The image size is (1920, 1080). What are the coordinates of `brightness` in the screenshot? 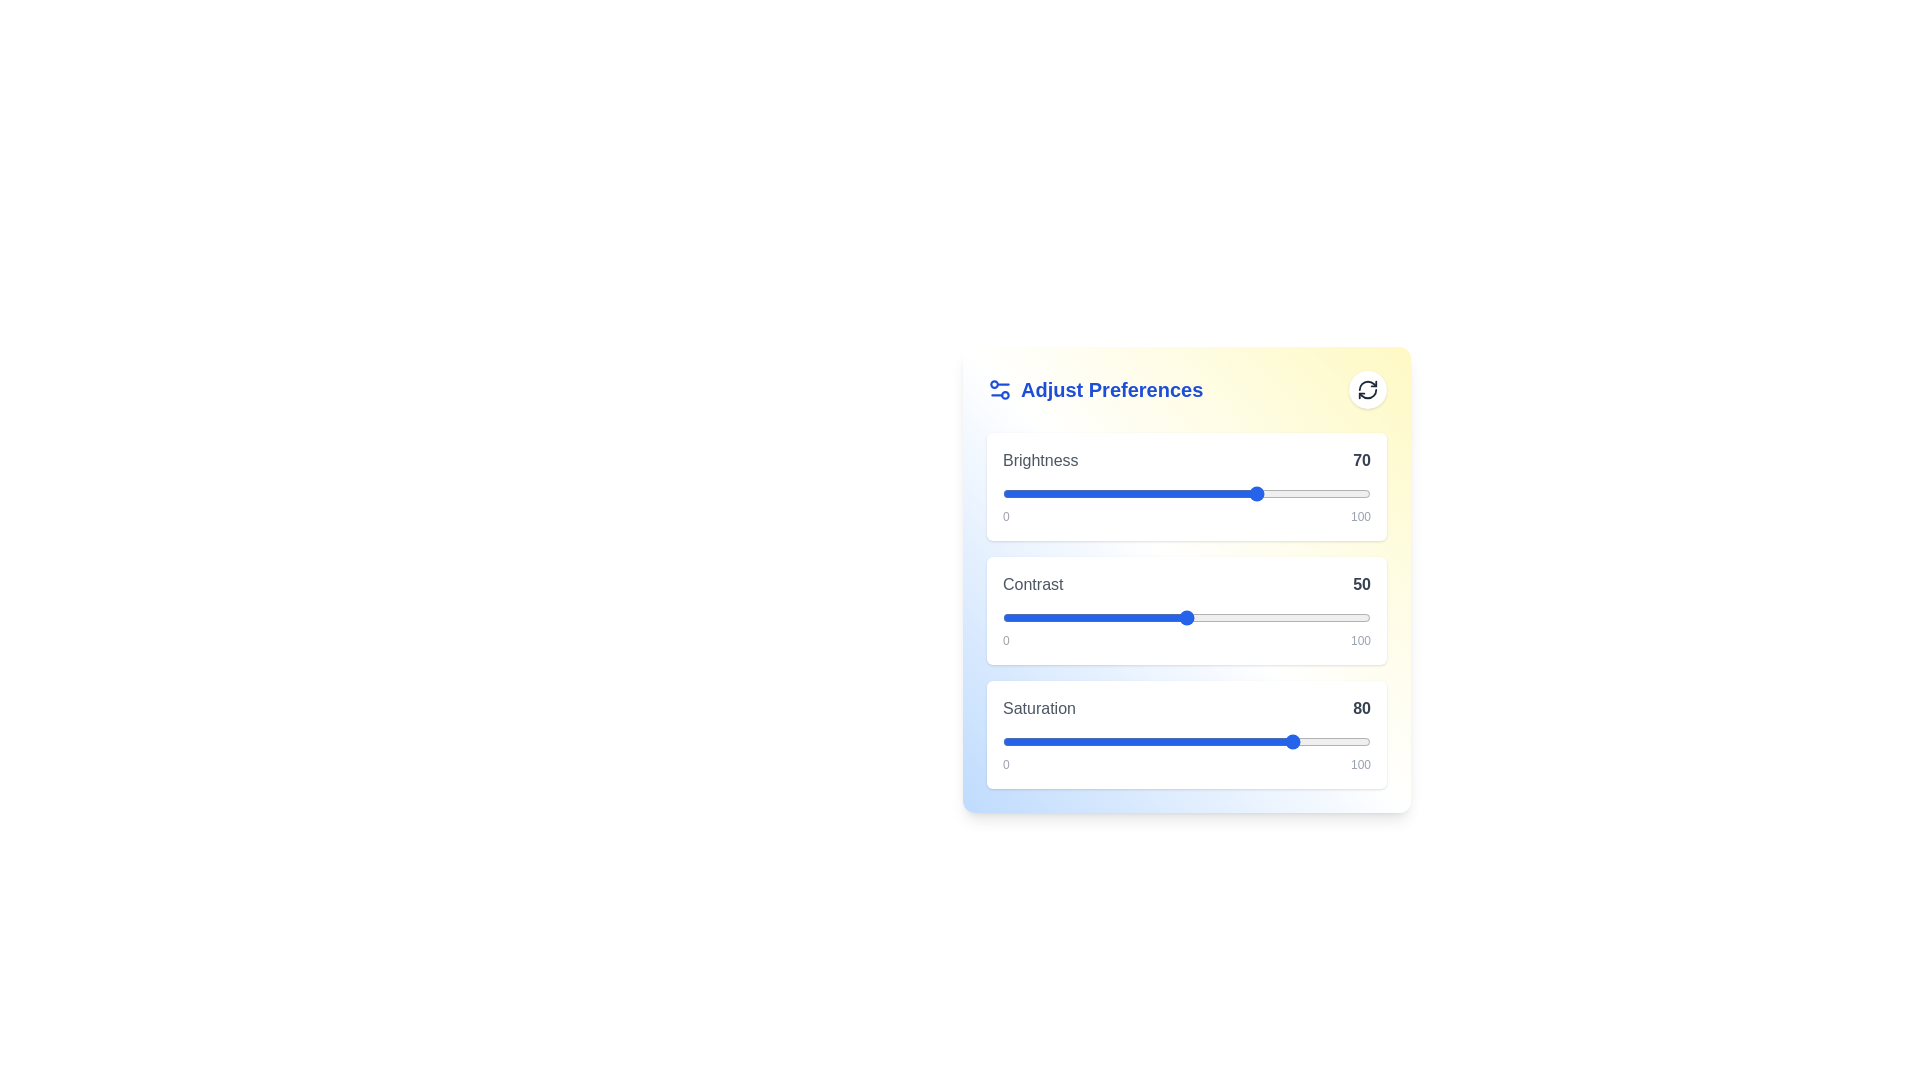 It's located at (1097, 493).